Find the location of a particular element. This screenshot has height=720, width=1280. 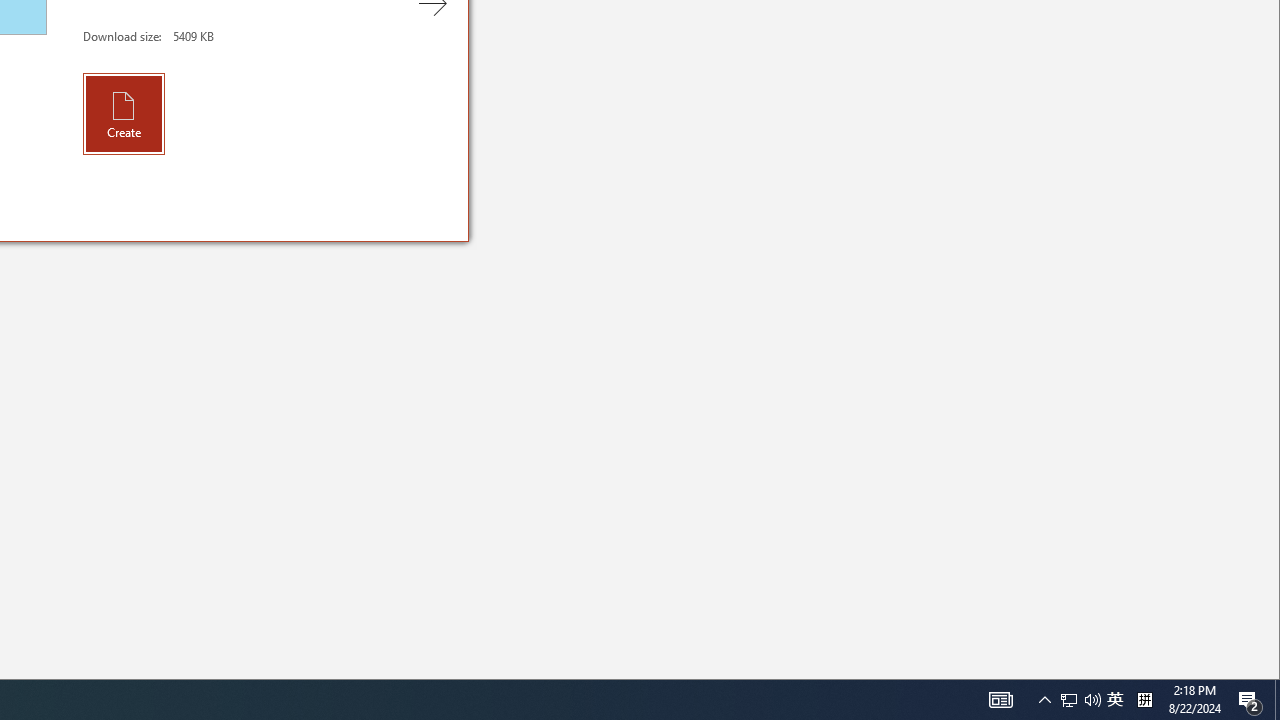

'Create' is located at coordinates (123, 113).